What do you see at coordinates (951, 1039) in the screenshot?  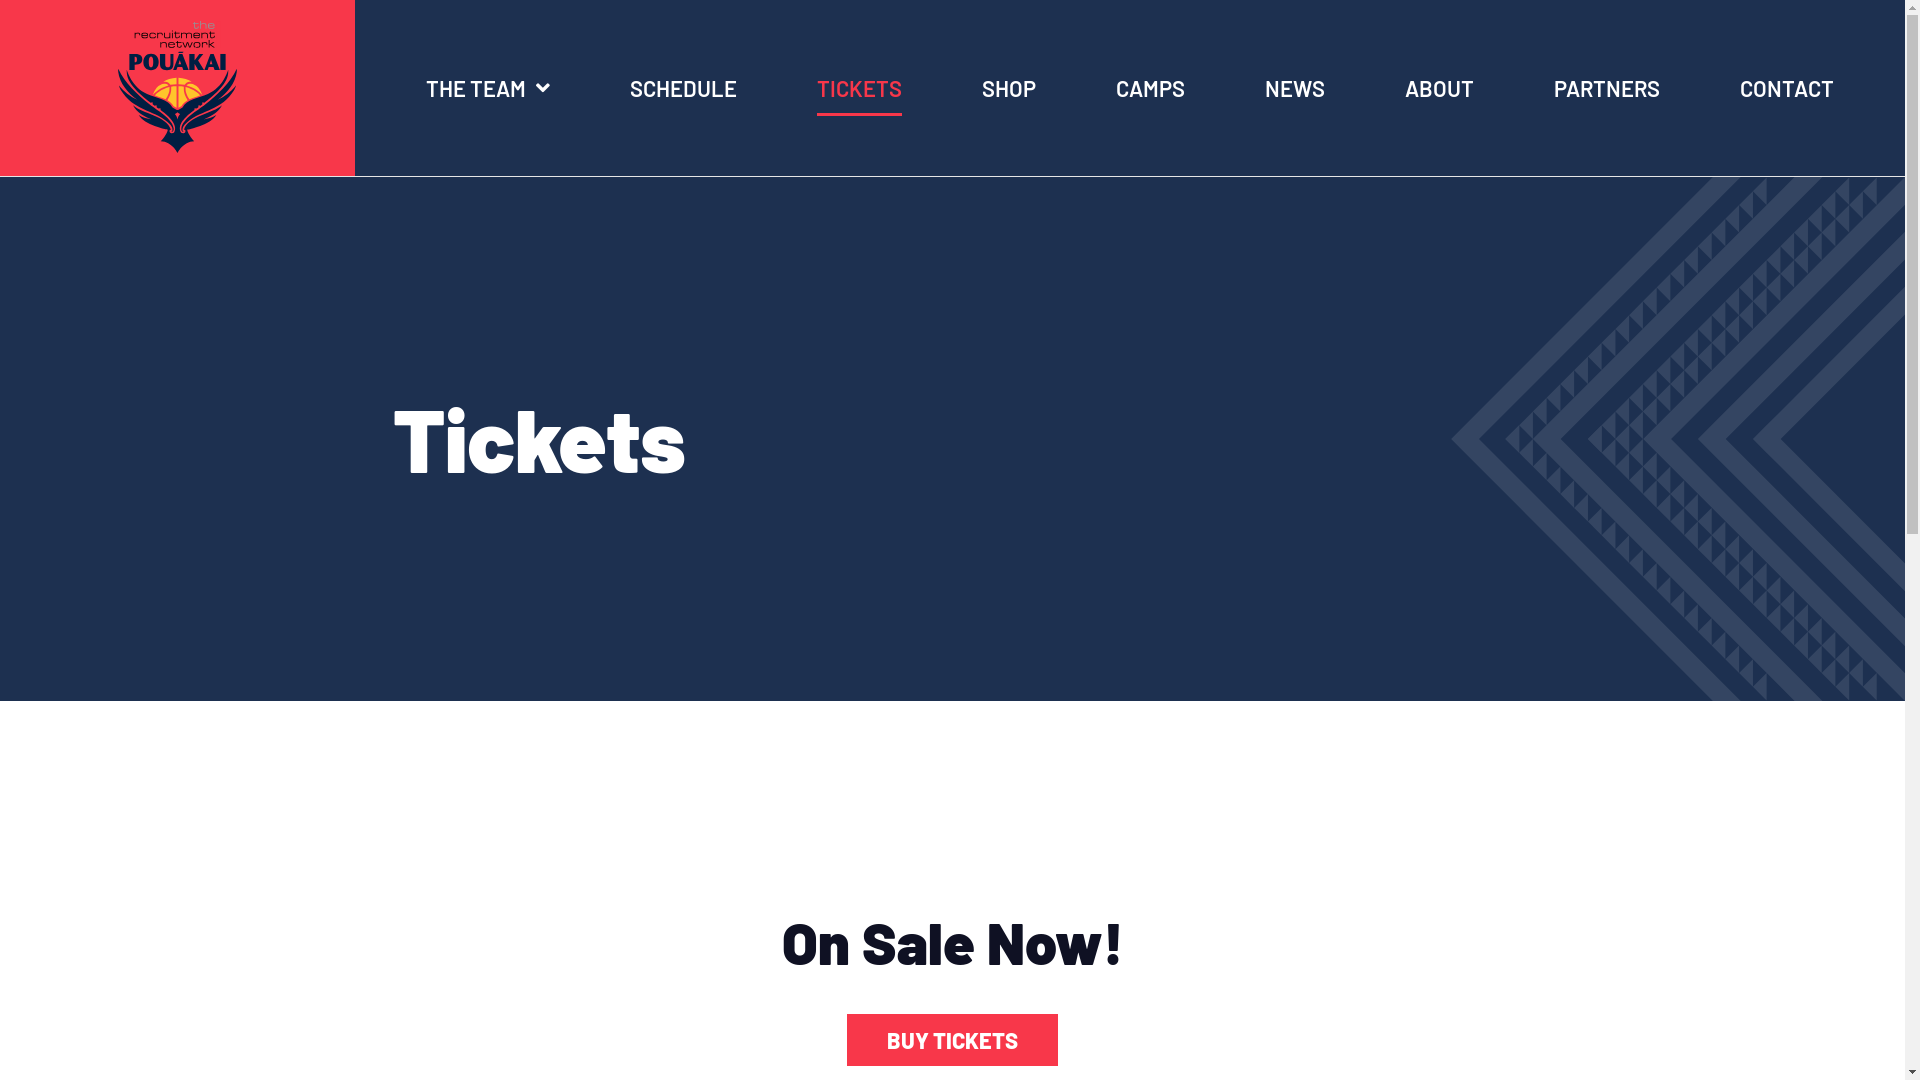 I see `'BUY TICKETS'` at bounding box center [951, 1039].